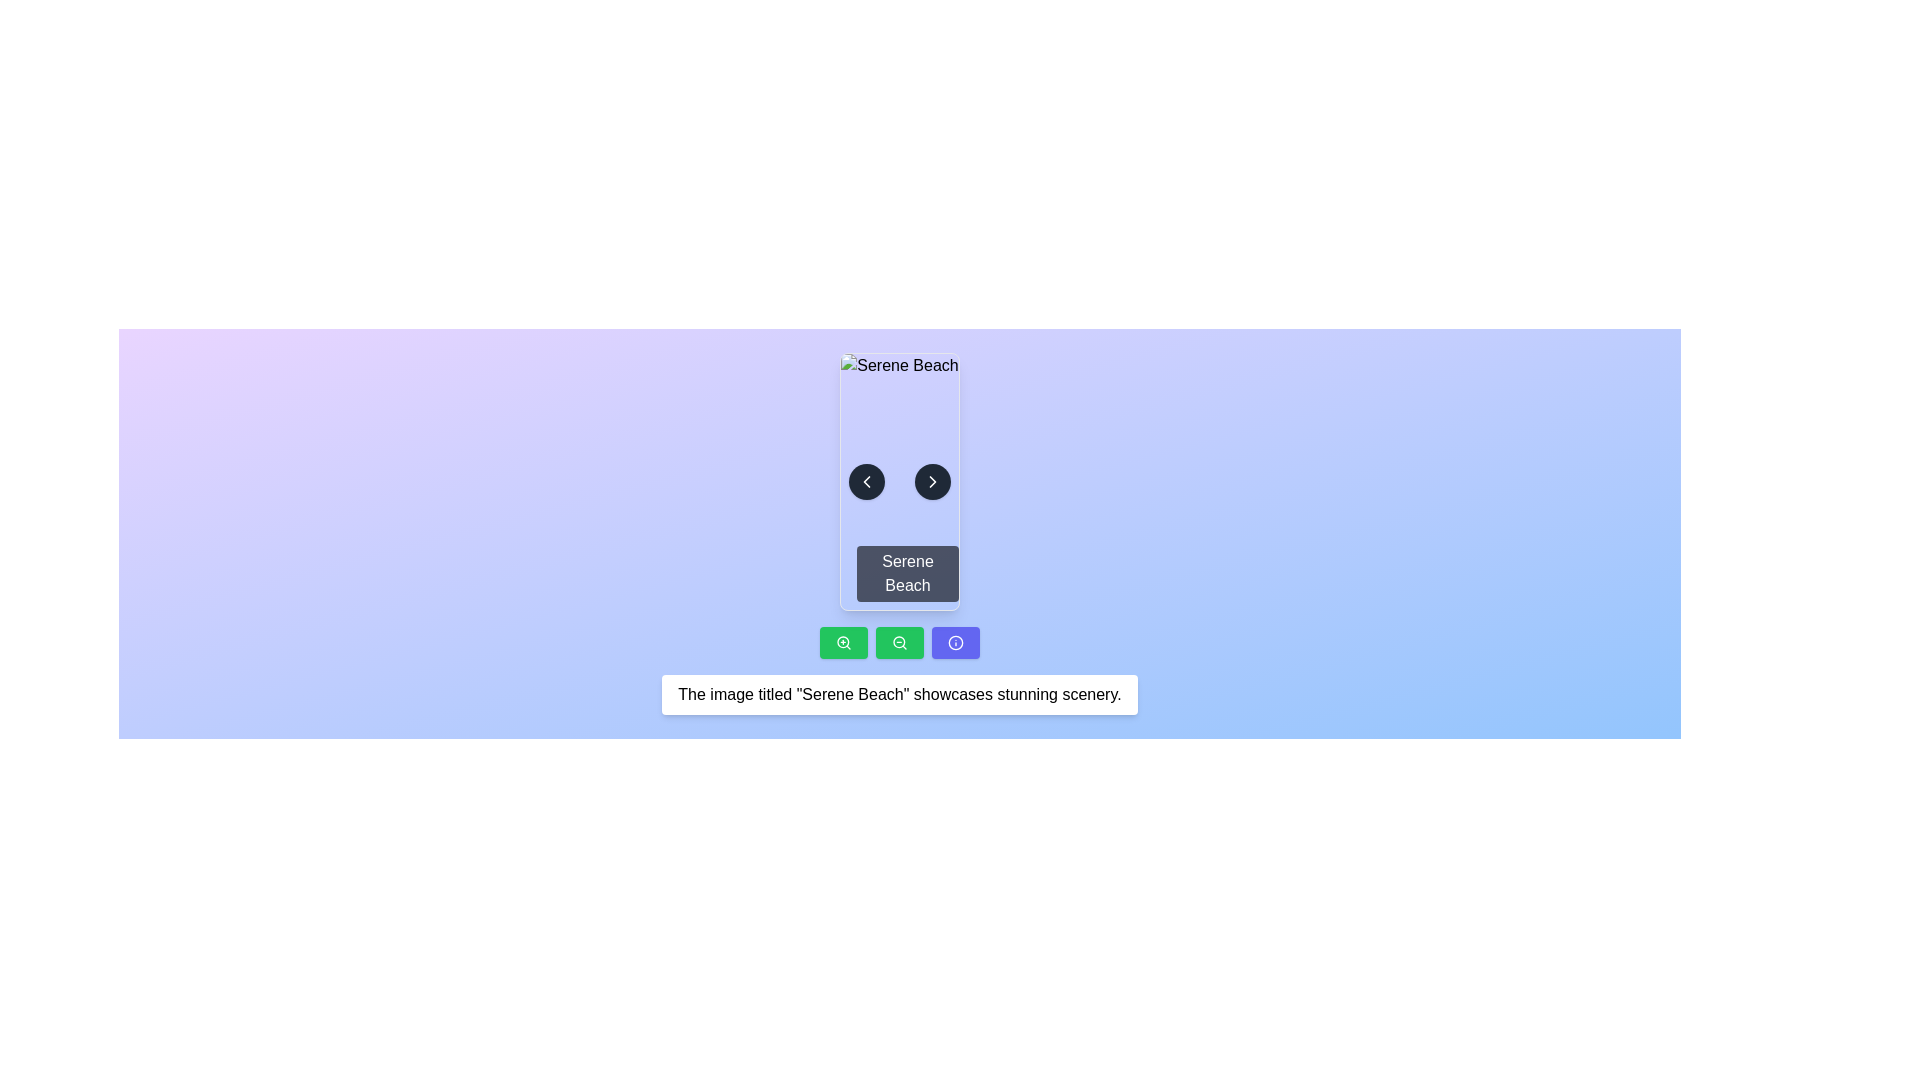  What do you see at coordinates (899, 643) in the screenshot?
I see `the magnifying glass button with a minus sign inside` at bounding box center [899, 643].